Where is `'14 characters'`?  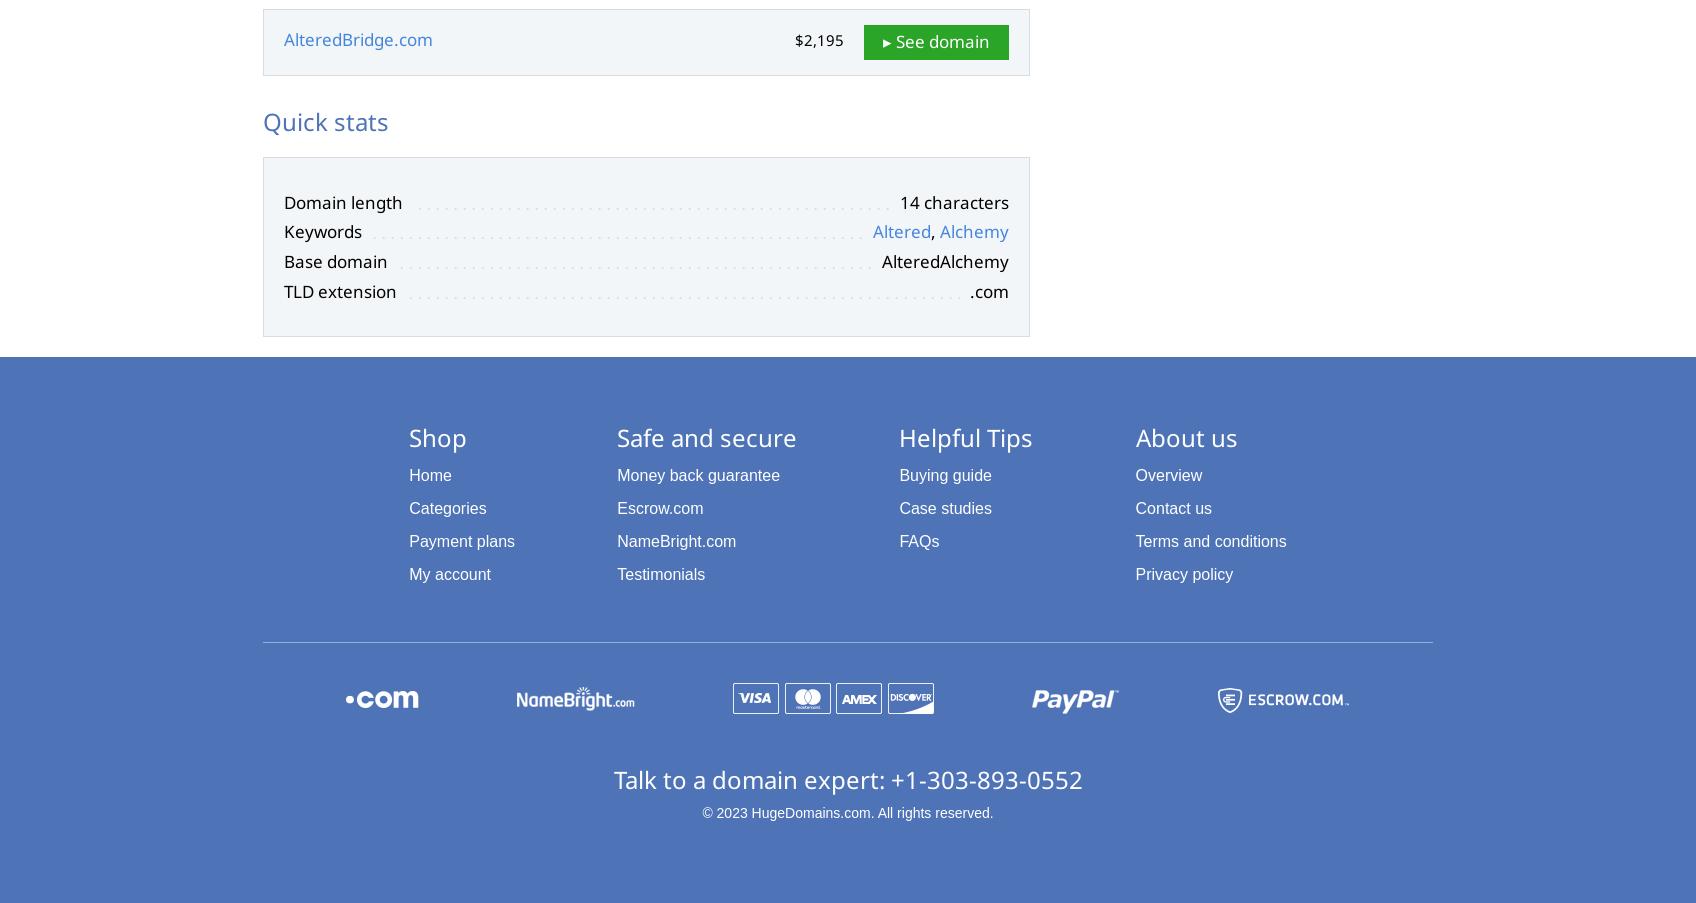 '14 characters' is located at coordinates (953, 201).